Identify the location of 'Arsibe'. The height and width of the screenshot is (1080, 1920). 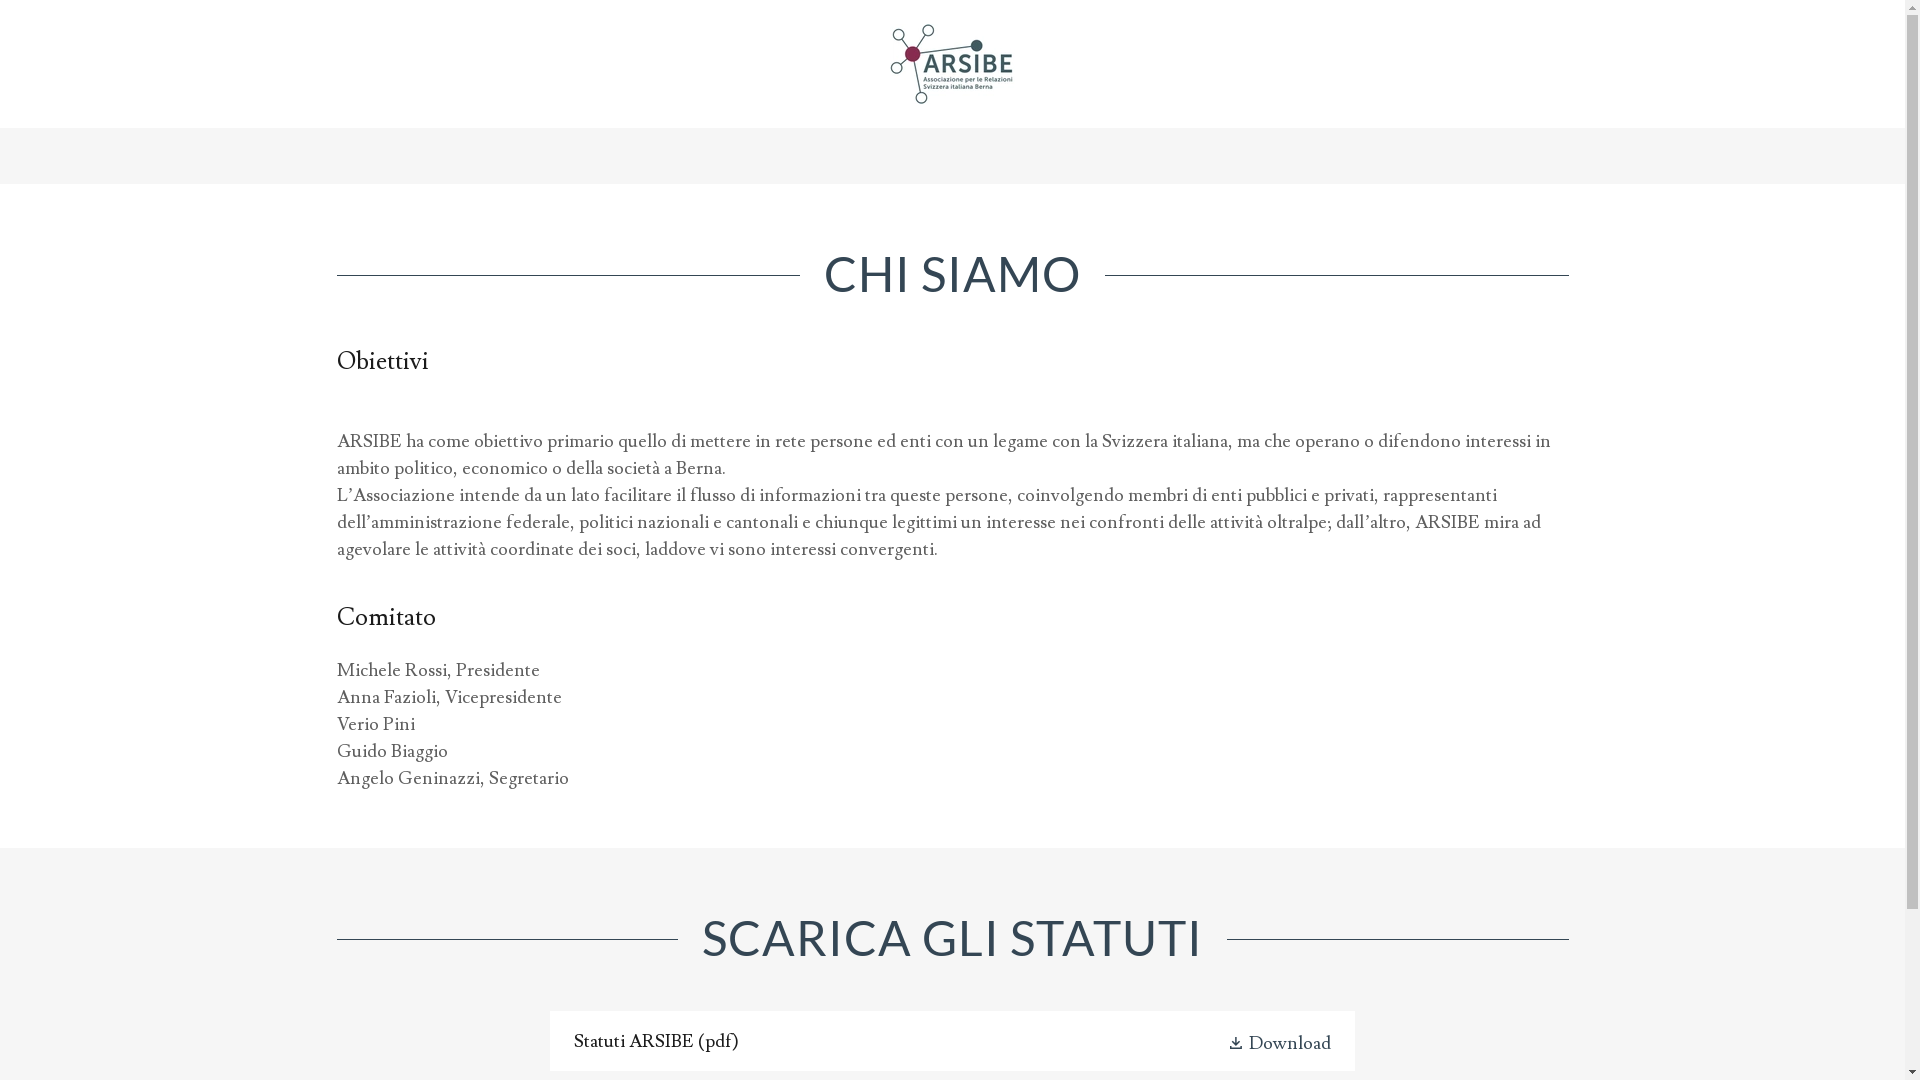
(951, 58).